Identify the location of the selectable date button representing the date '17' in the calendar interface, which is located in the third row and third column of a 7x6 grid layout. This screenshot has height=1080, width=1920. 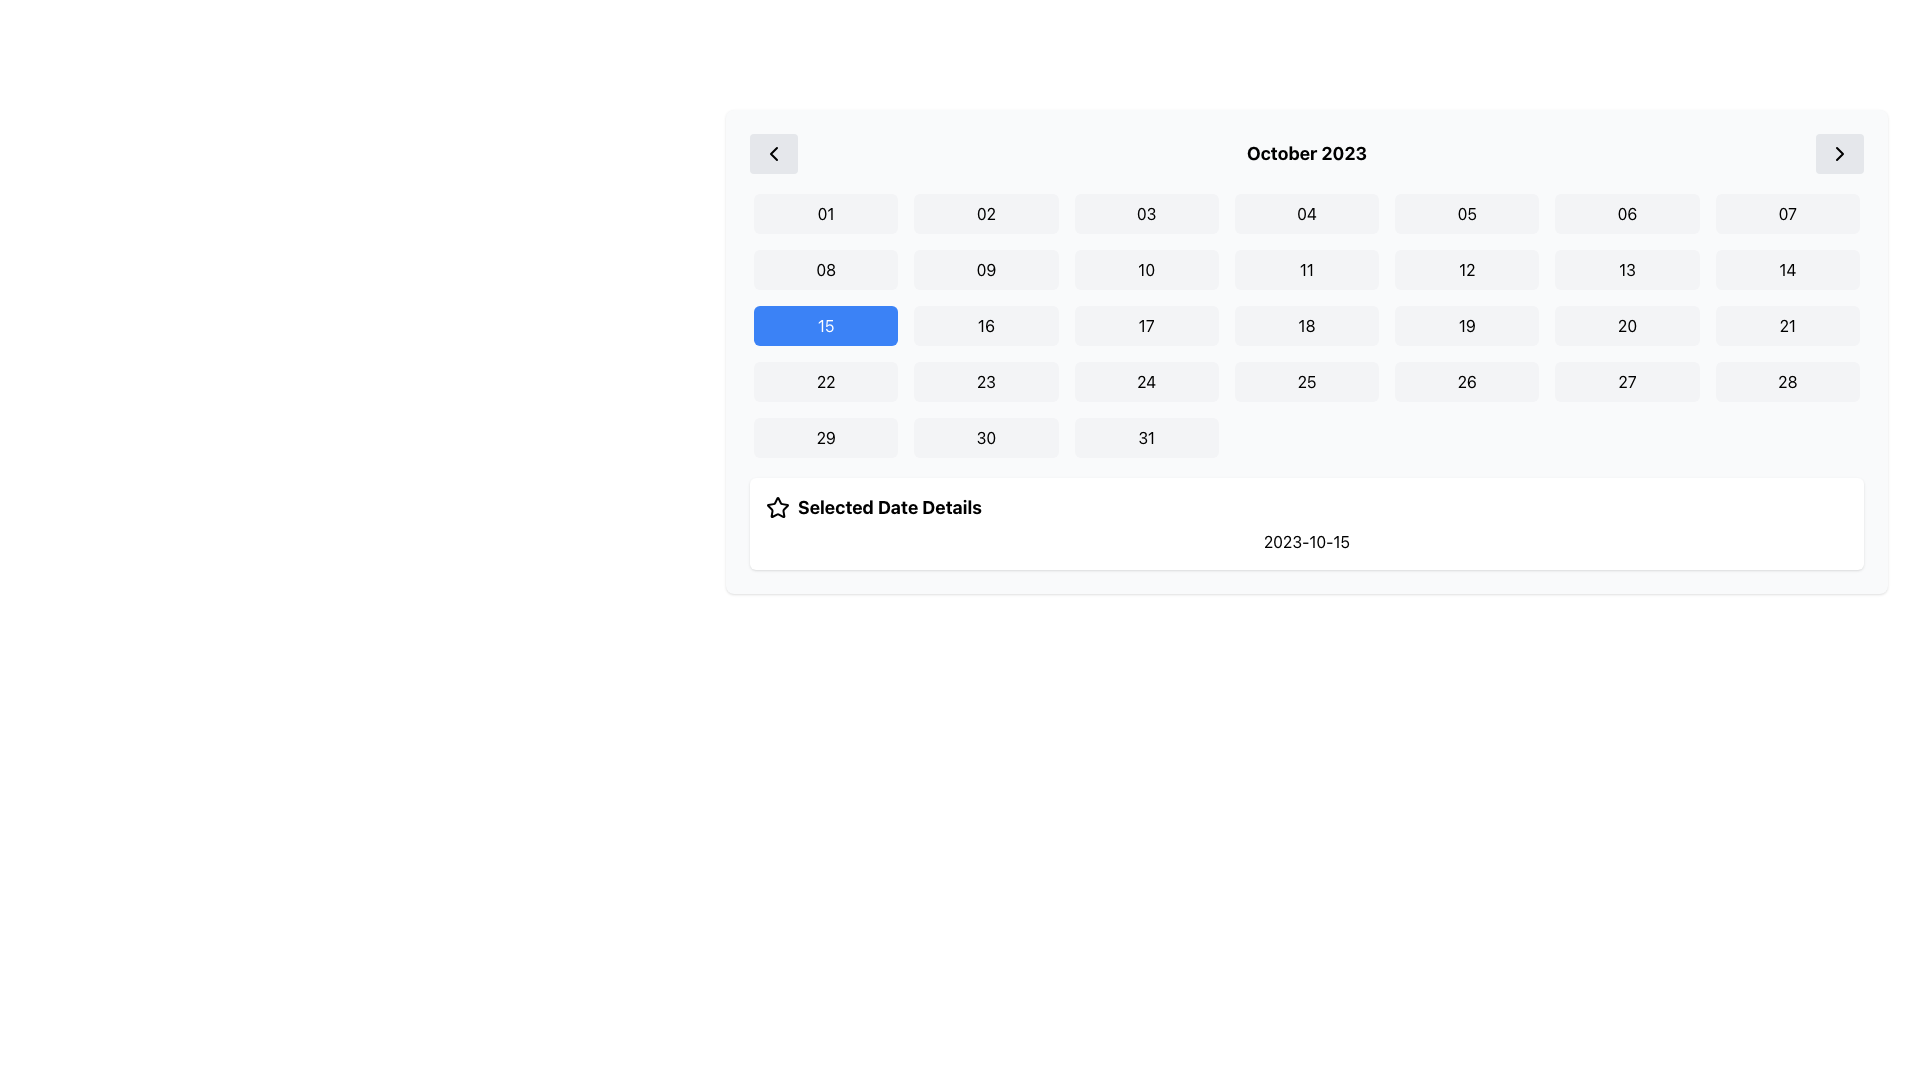
(1146, 325).